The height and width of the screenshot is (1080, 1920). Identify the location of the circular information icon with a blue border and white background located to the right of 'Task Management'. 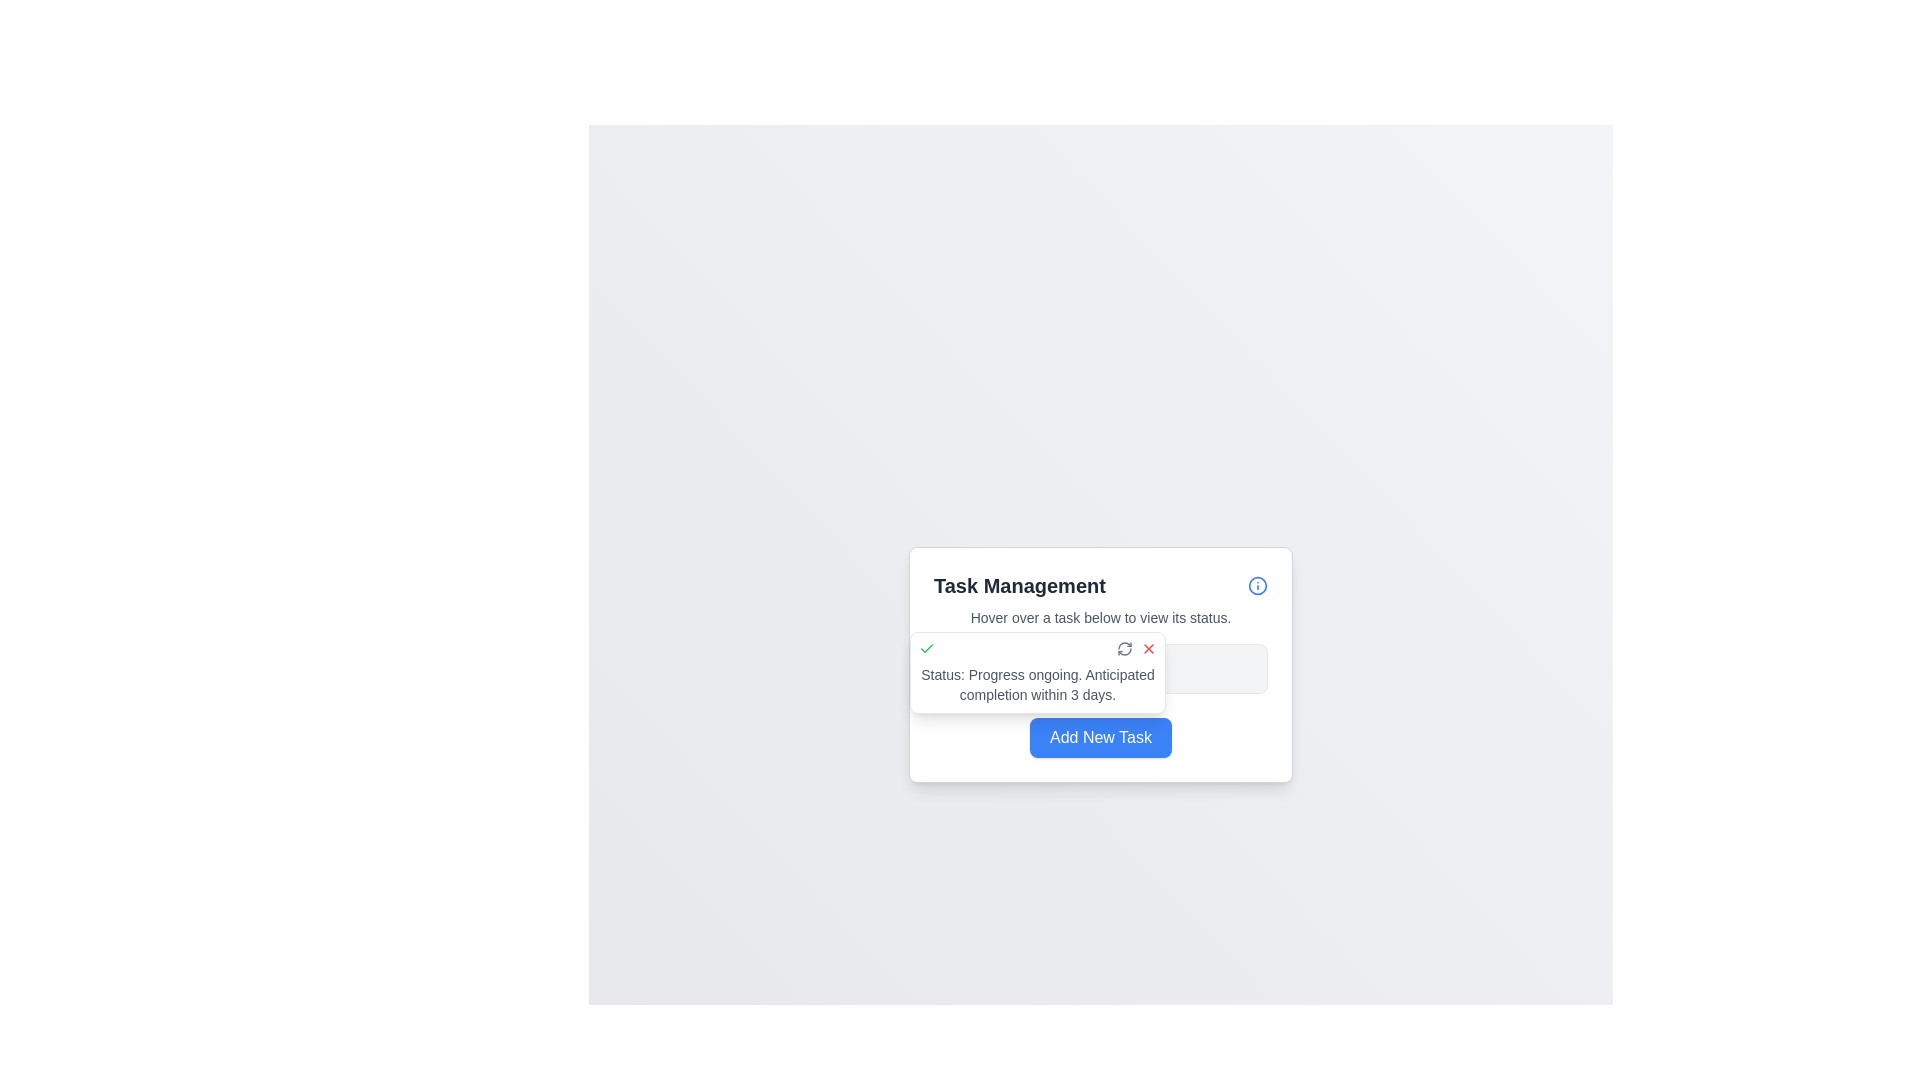
(1256, 585).